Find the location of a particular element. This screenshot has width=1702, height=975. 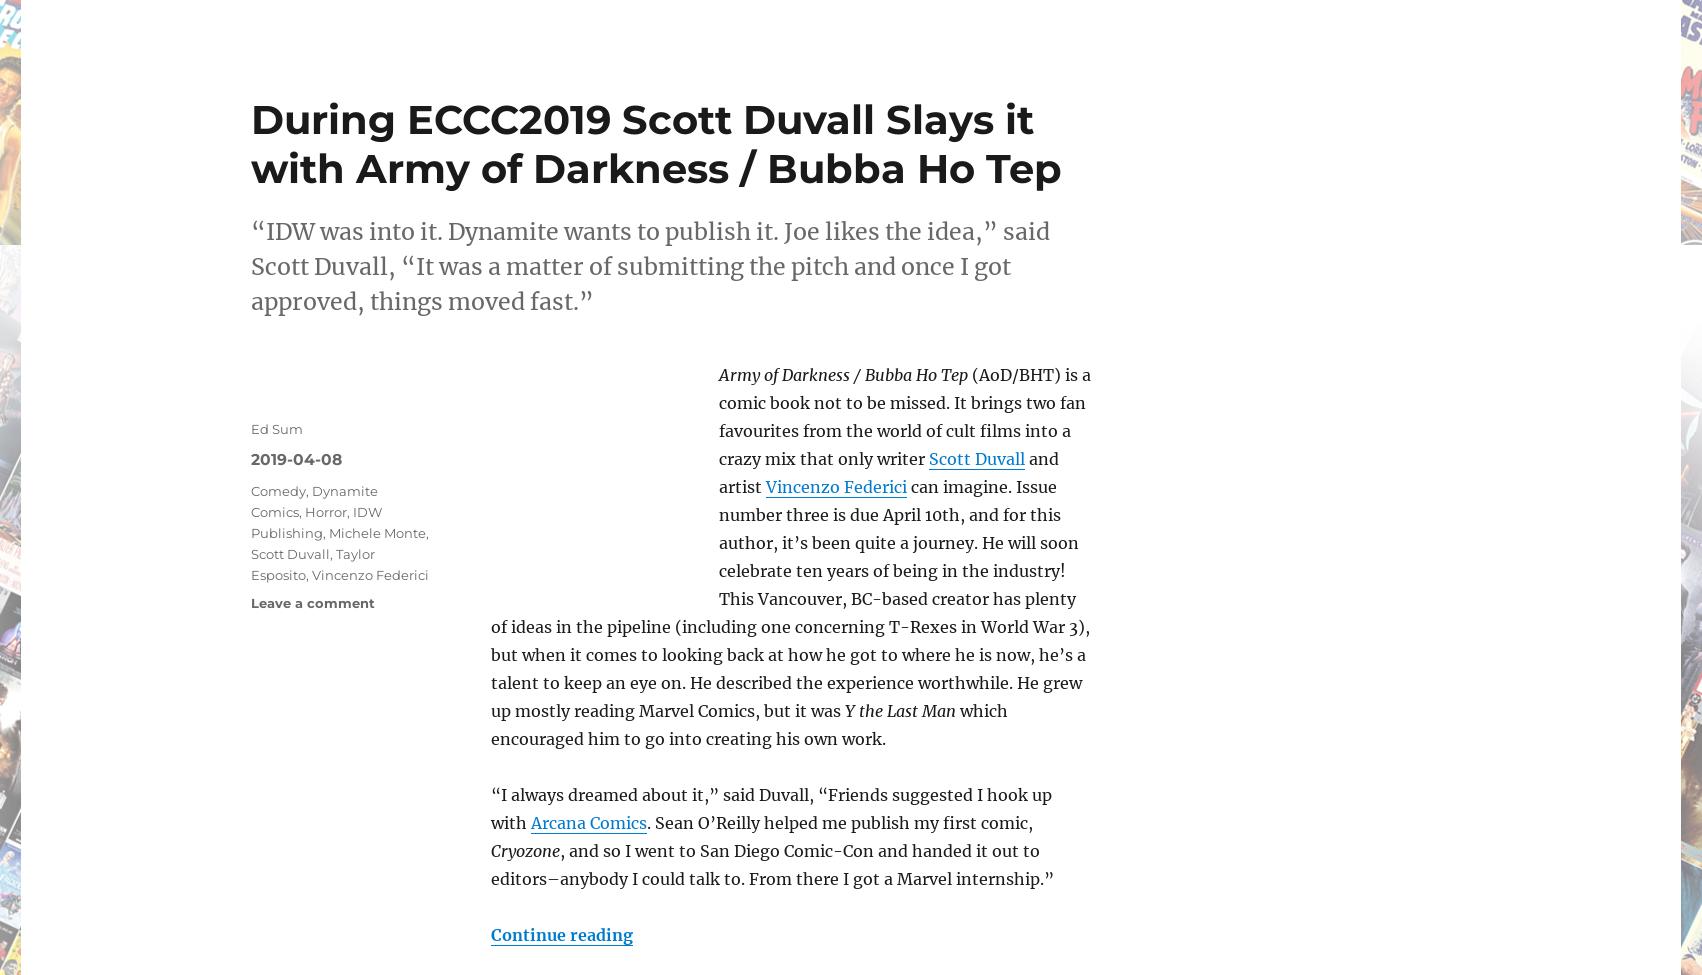

'can imagine. Issue number three is due April 10th, and for this author, it’s been quite a journey. He will soon celebrate ten years of being in the industry! This Vancouver, BC-based creator has plenty of ideas in the pipeline (including one concerning T-Rexes in World War 3), but when it comes to looking back at how he got to where he is now, he’s a talent to keep an eye on. He described the experience worthwhile. He grew up mostly reading Marvel Comics, but it was' is located at coordinates (789, 599).